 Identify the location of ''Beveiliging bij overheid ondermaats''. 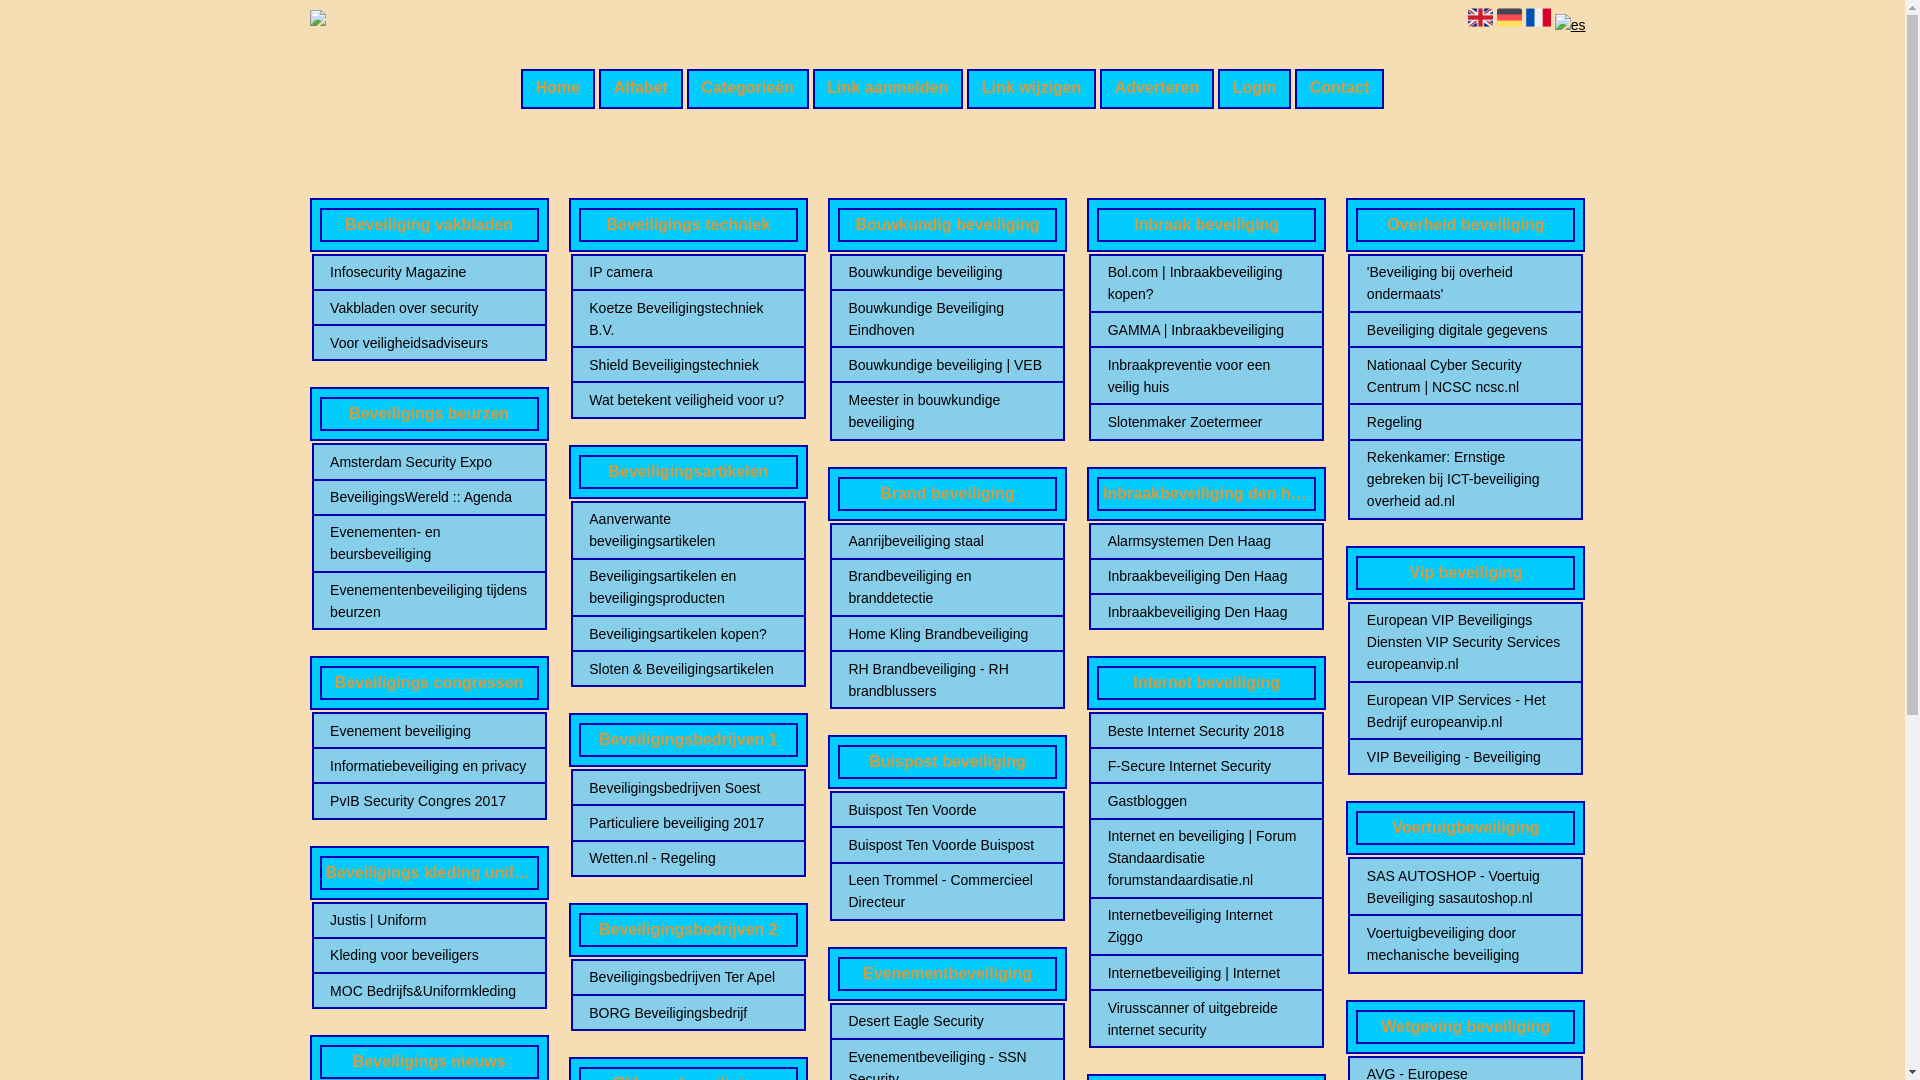
(1465, 282).